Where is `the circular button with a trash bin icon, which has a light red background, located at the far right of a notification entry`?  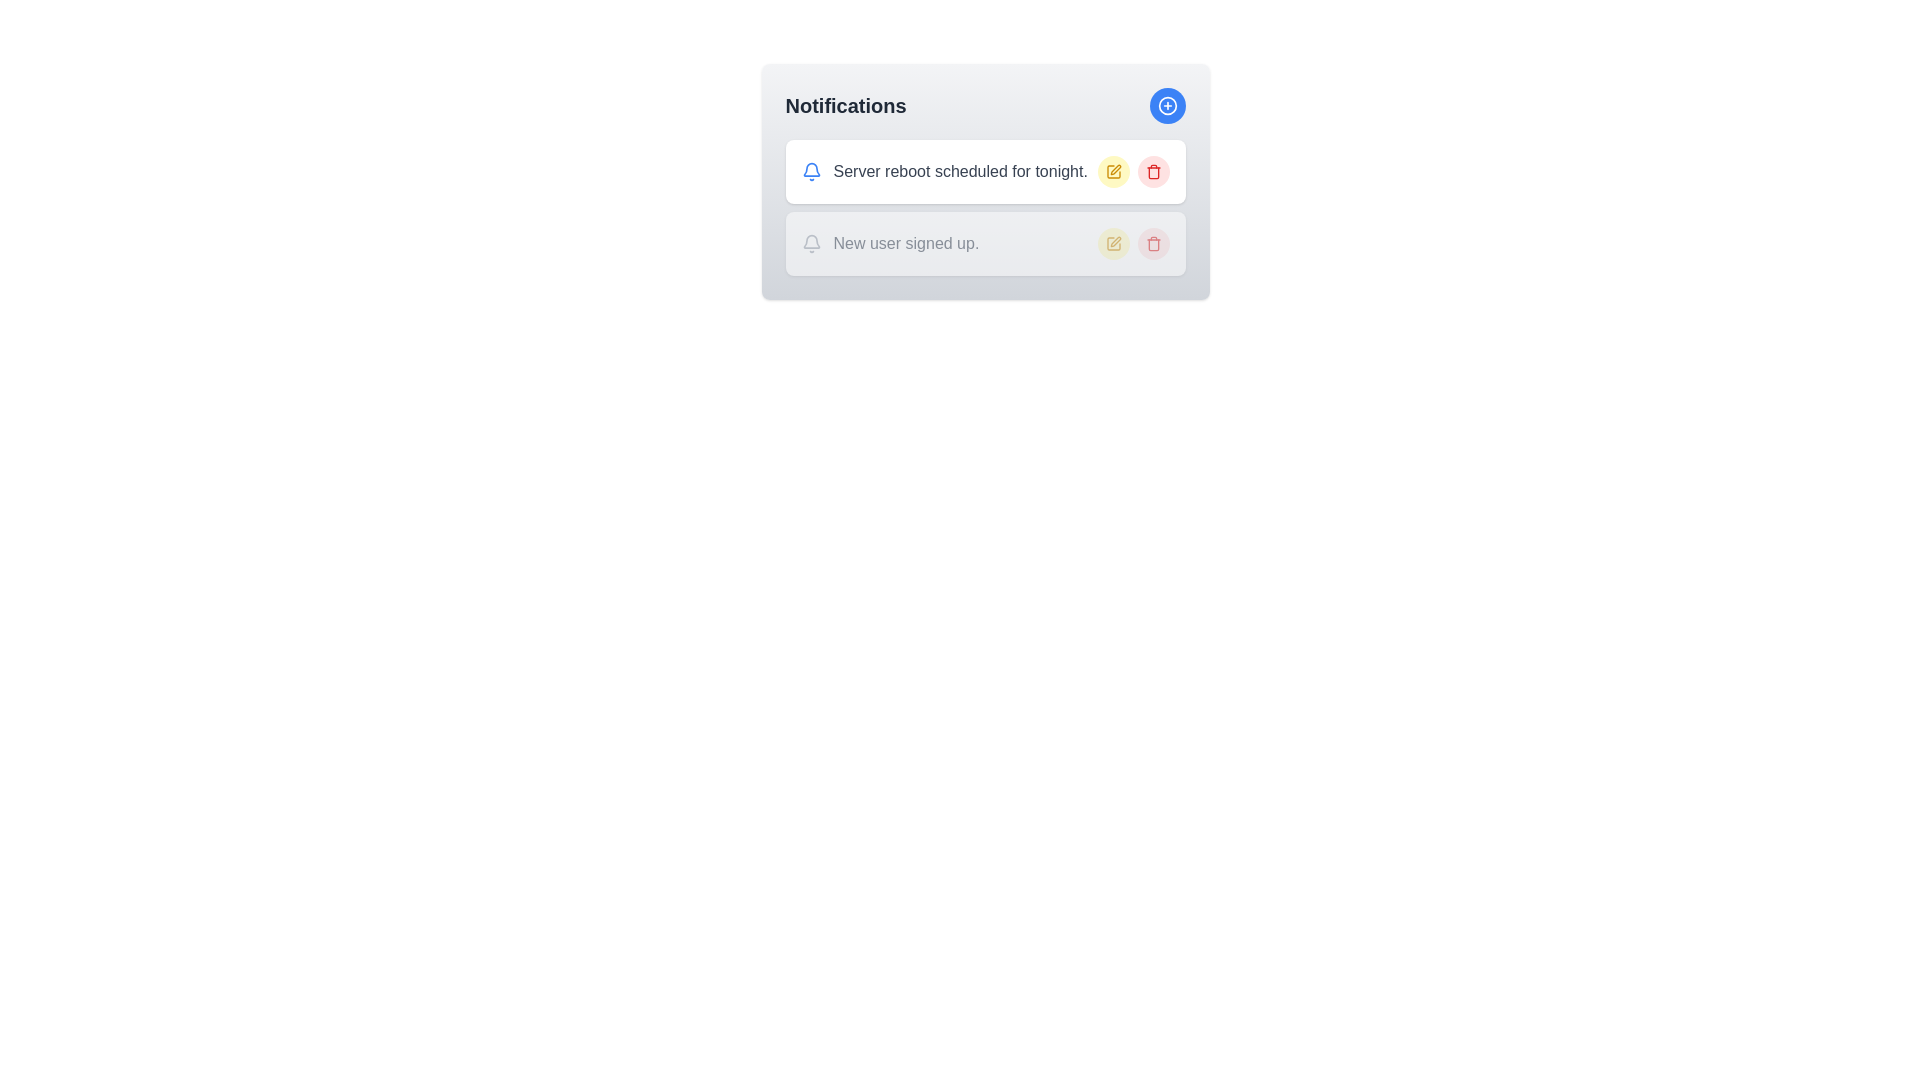 the circular button with a trash bin icon, which has a light red background, located at the far right of a notification entry is located at coordinates (1153, 171).